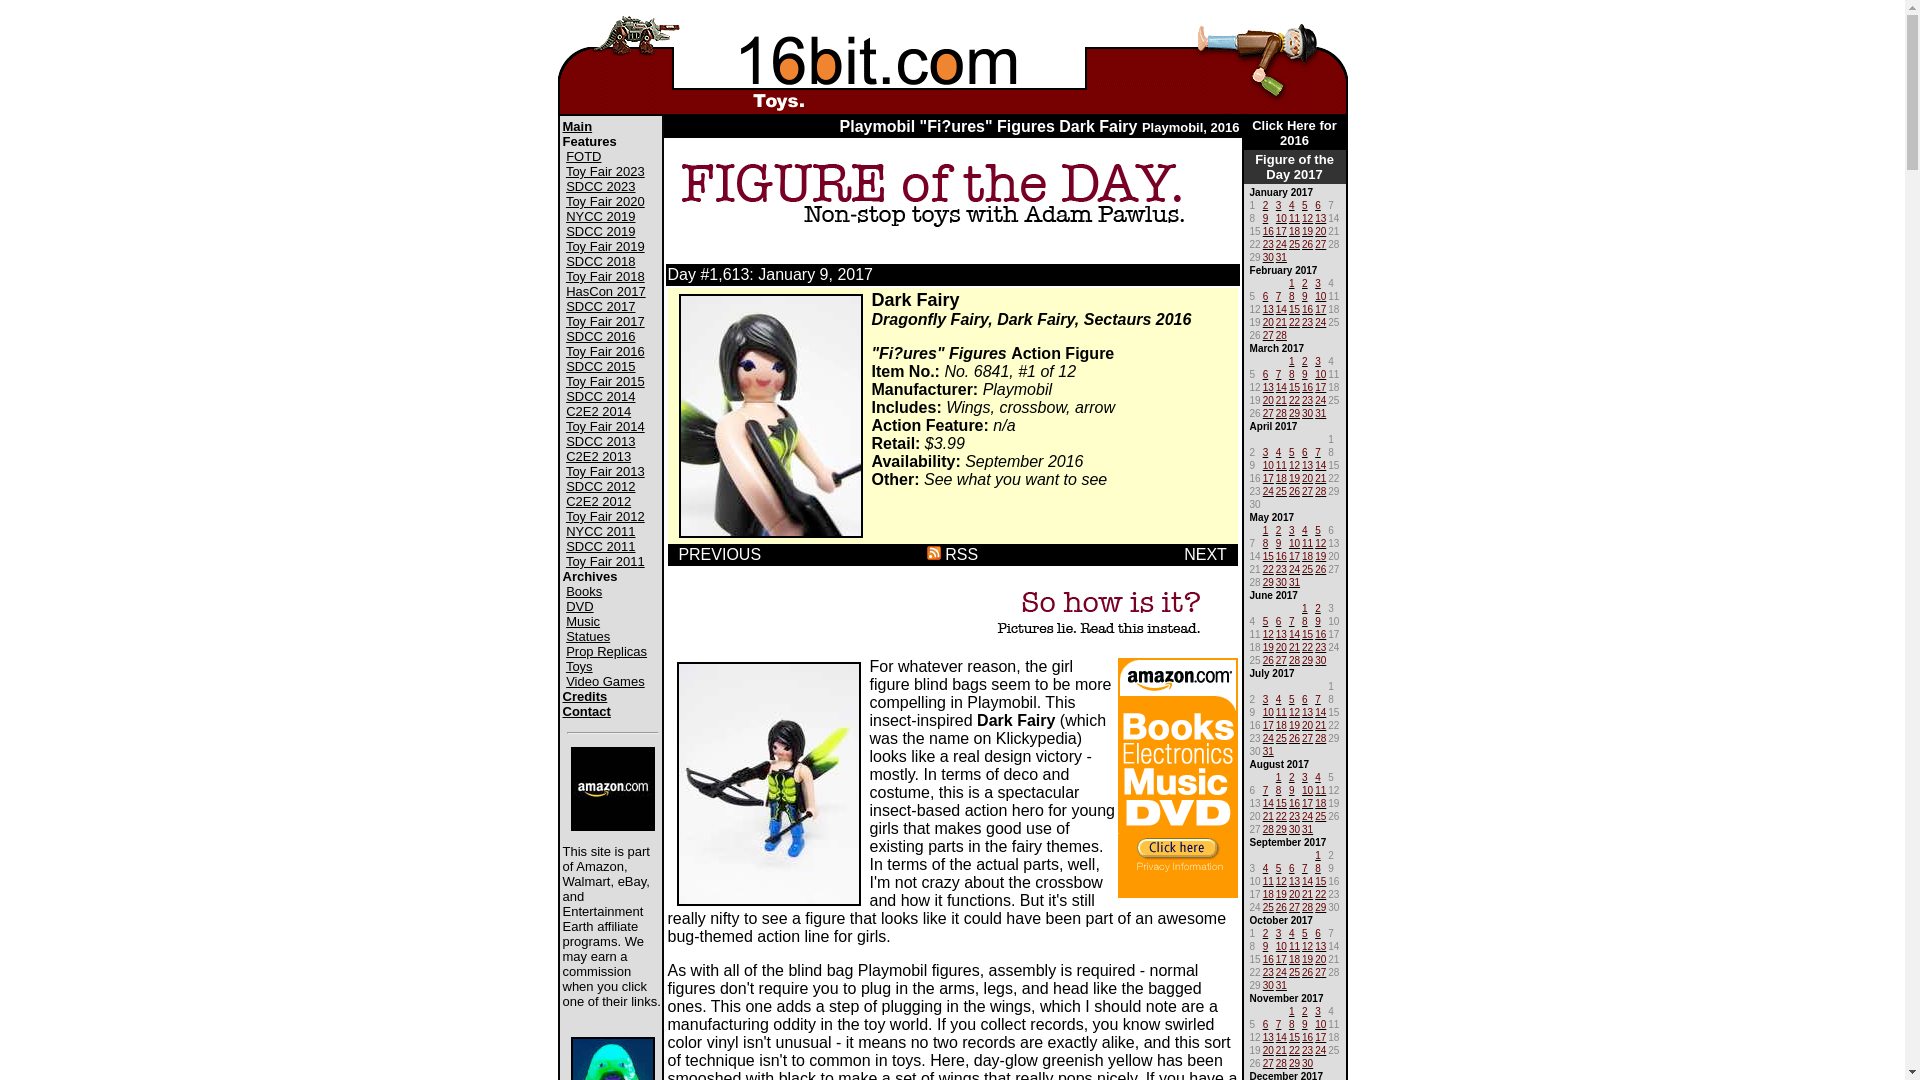 This screenshot has width=1920, height=1080. What do you see at coordinates (1267, 241) in the screenshot?
I see `'23'` at bounding box center [1267, 241].